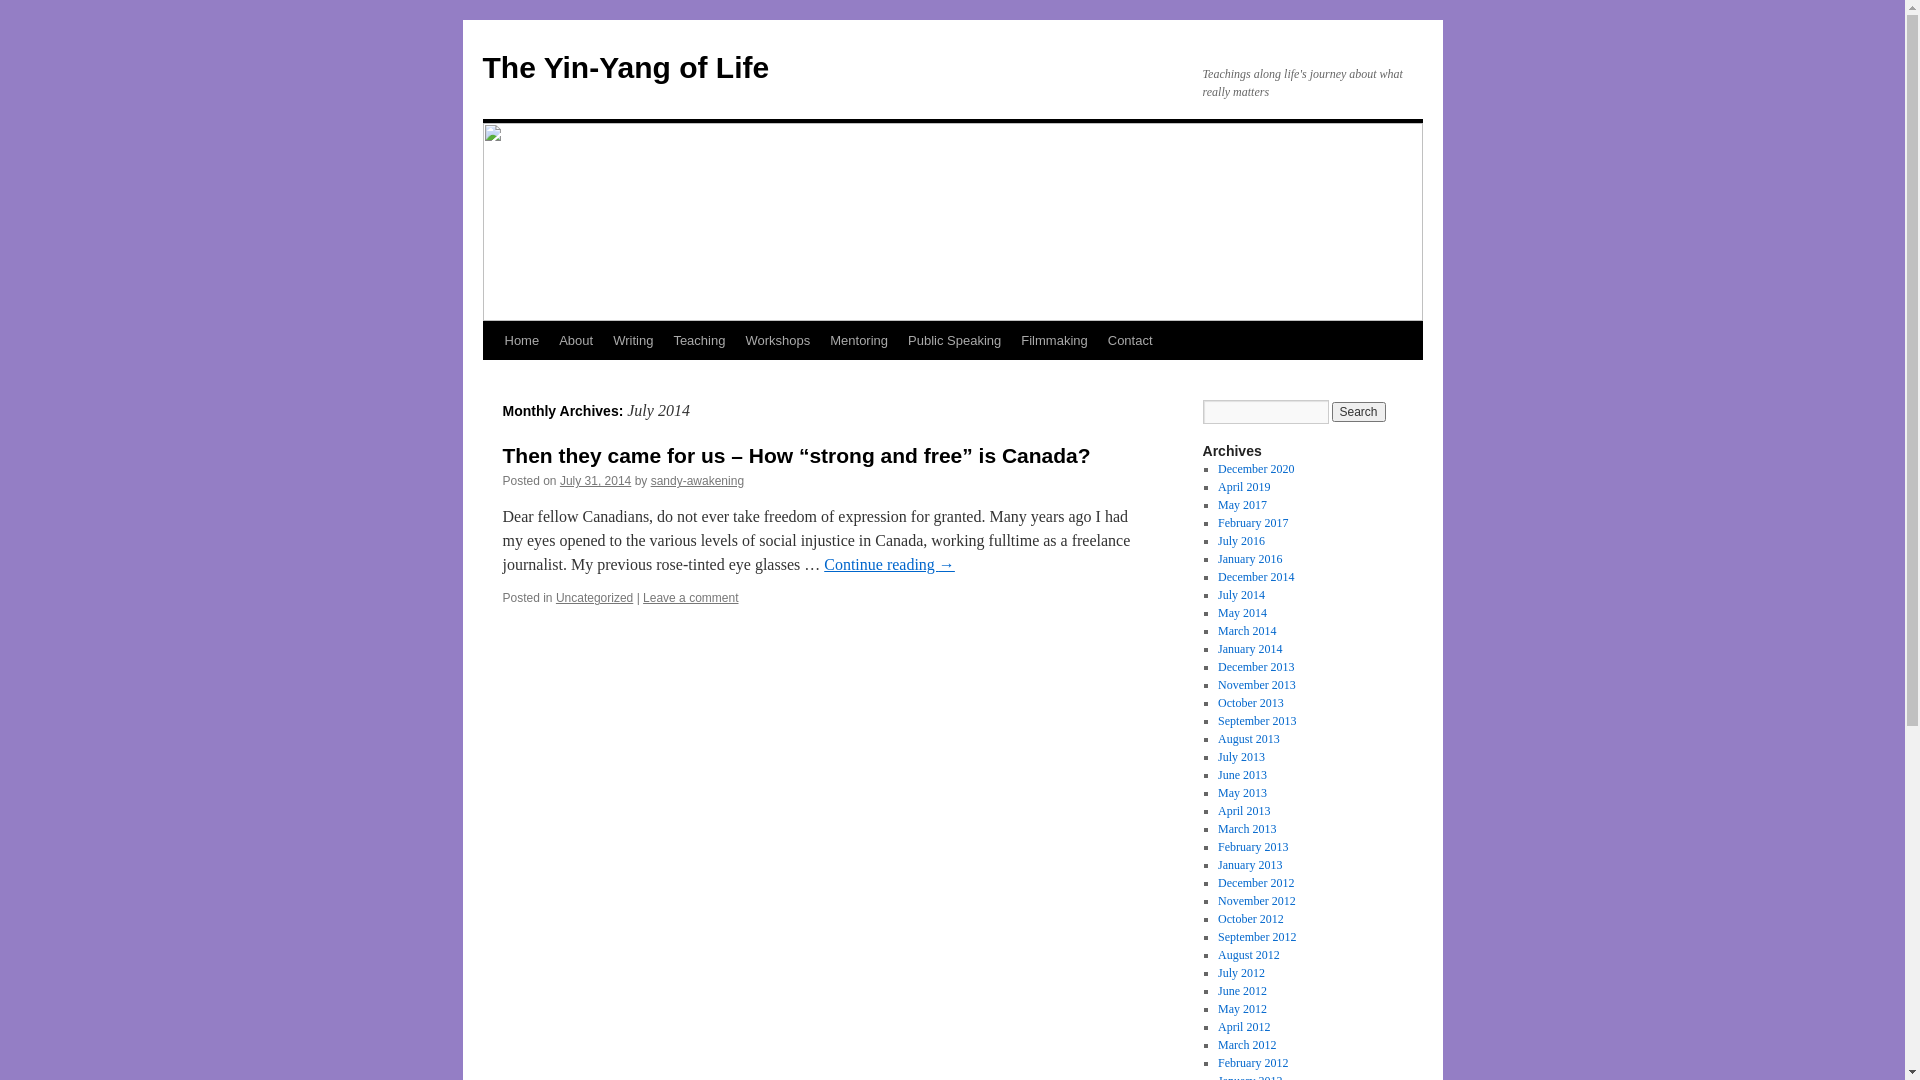  I want to click on 'Public Speaking', so click(953, 339).